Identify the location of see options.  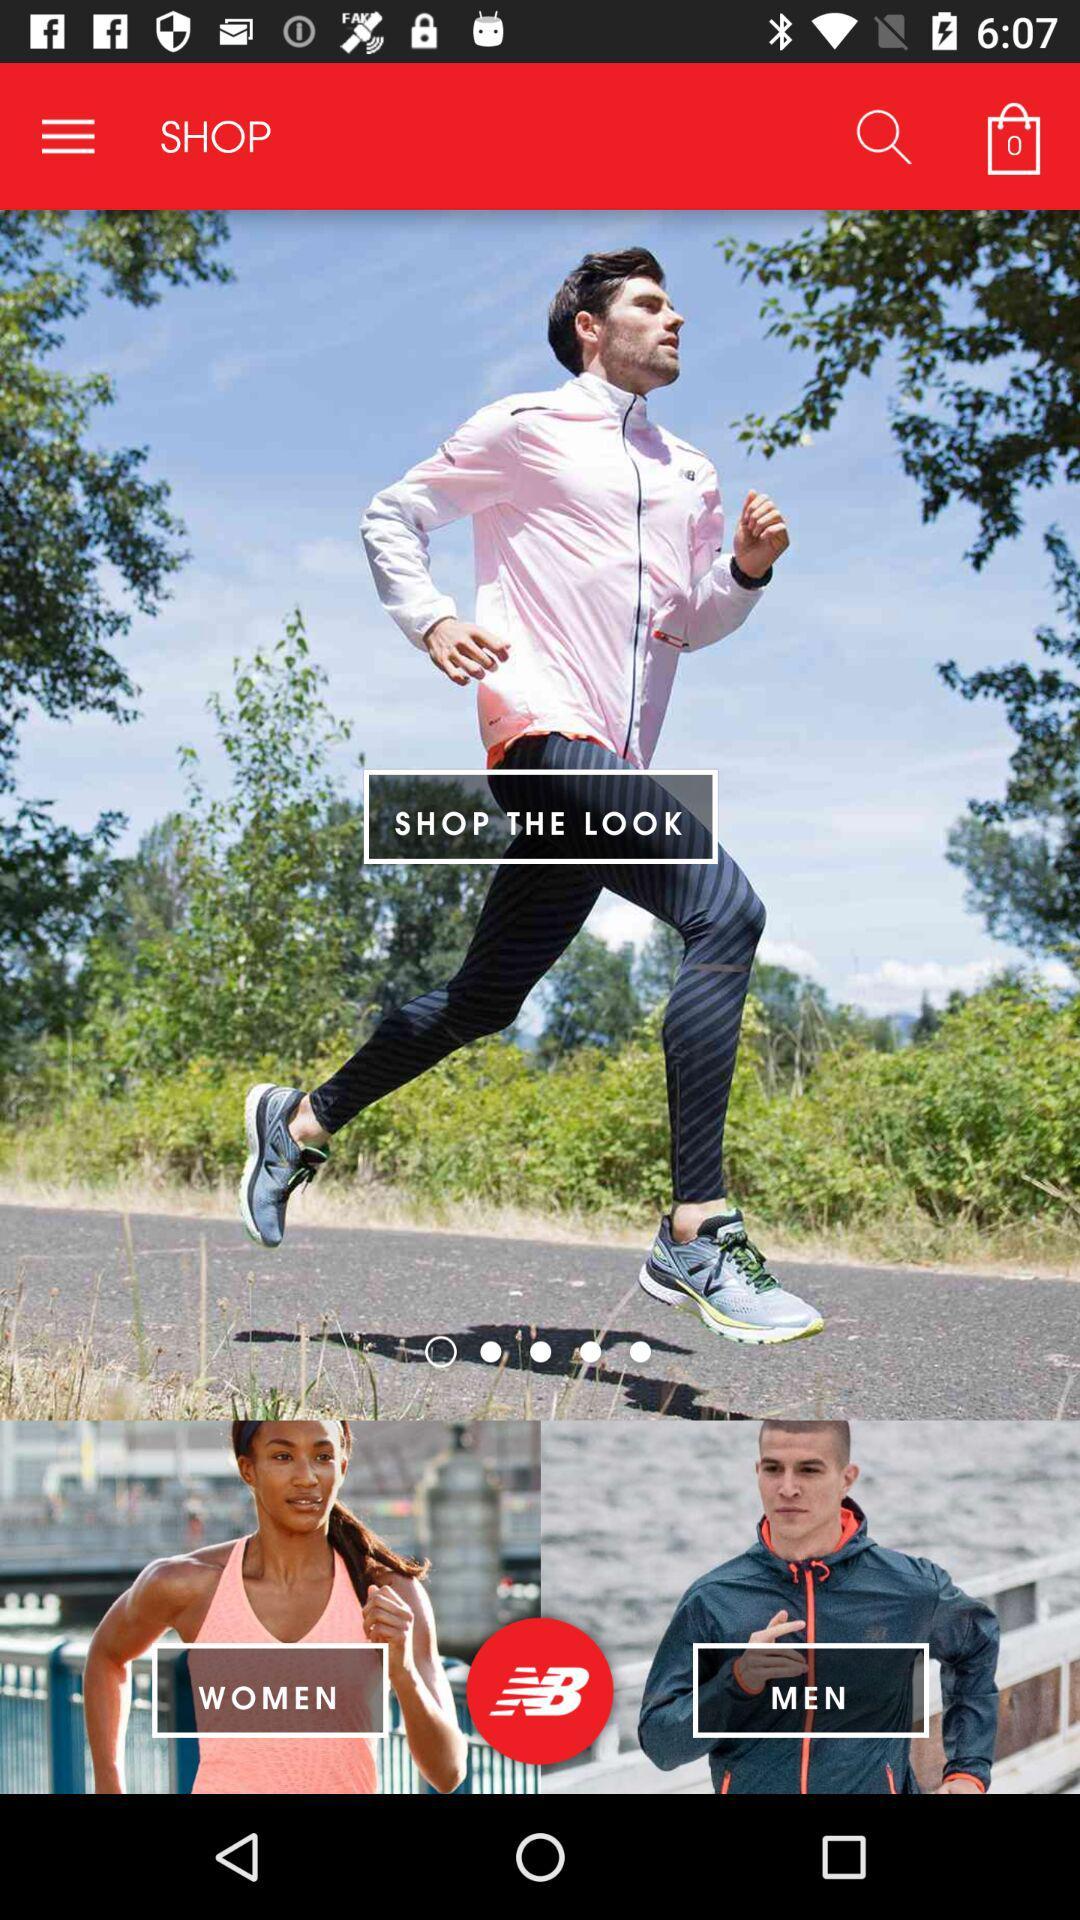
(67, 135).